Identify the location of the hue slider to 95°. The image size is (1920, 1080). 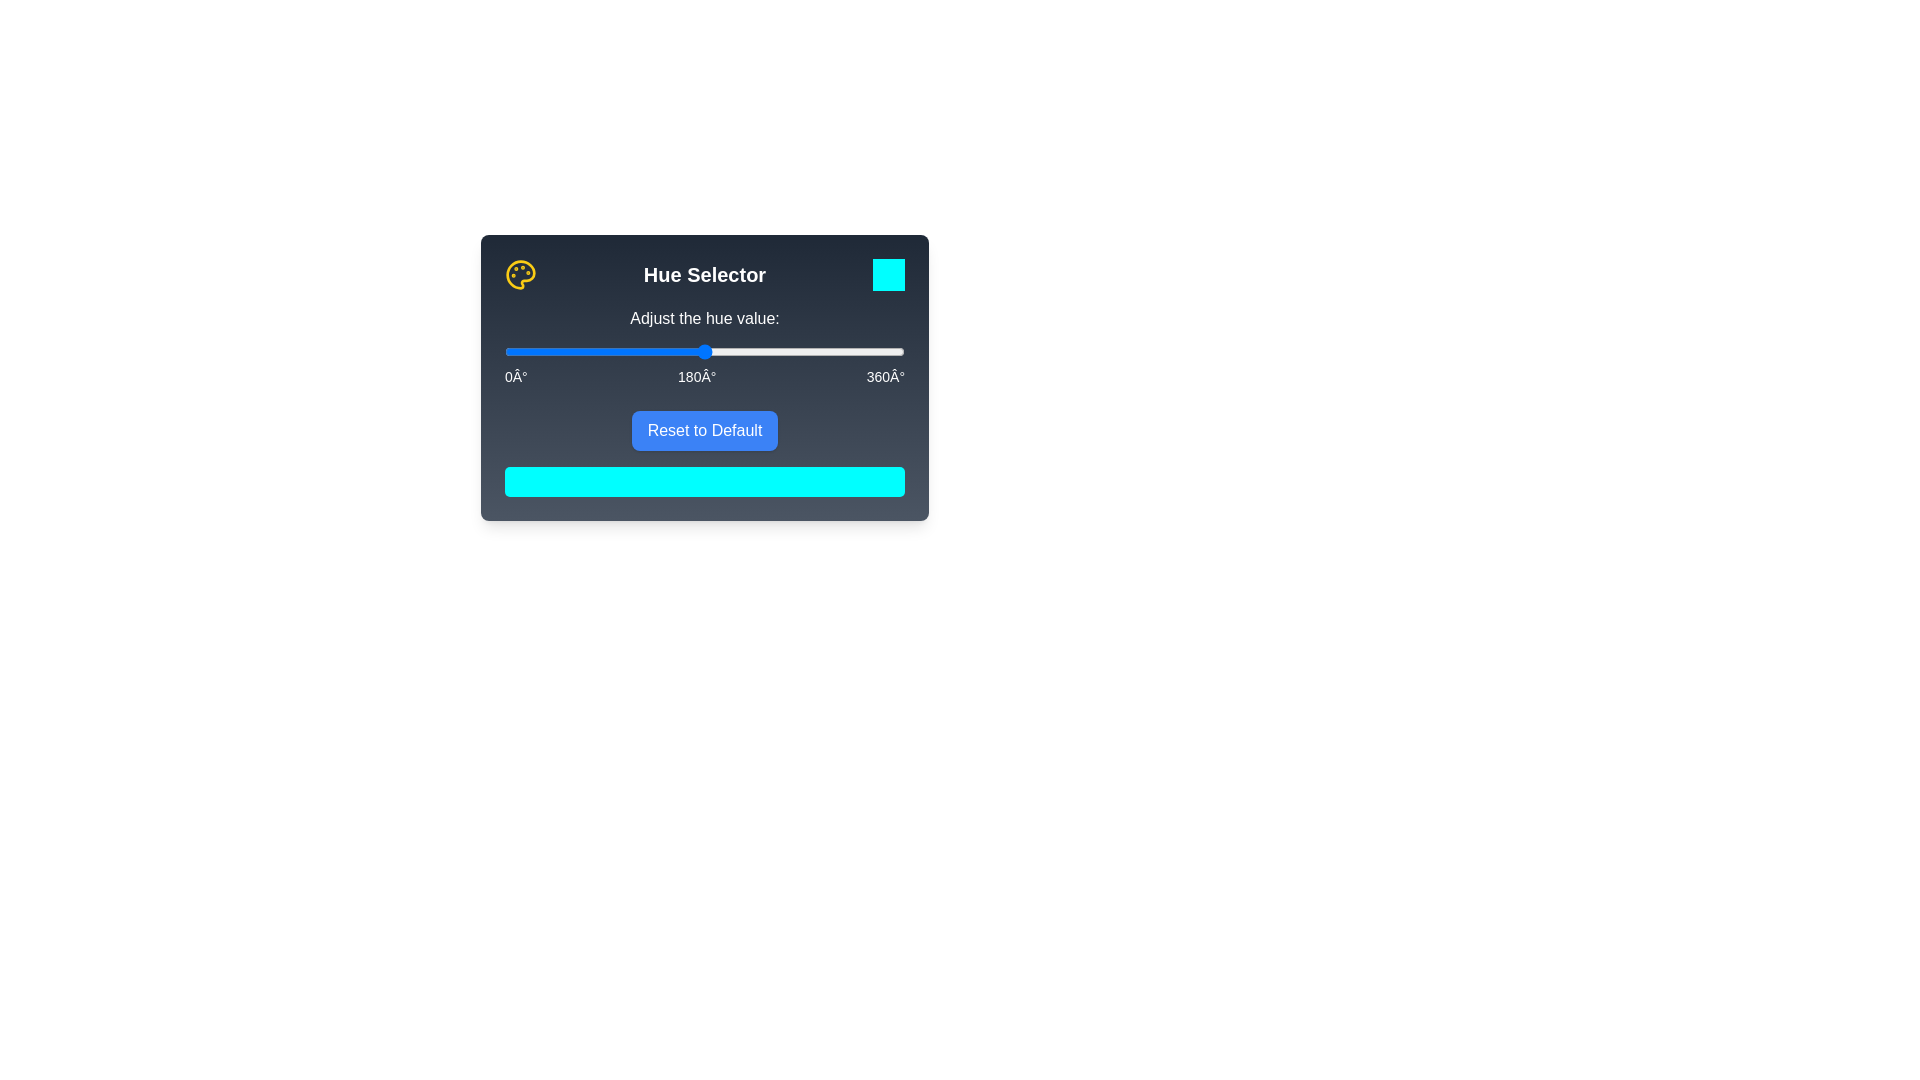
(609, 350).